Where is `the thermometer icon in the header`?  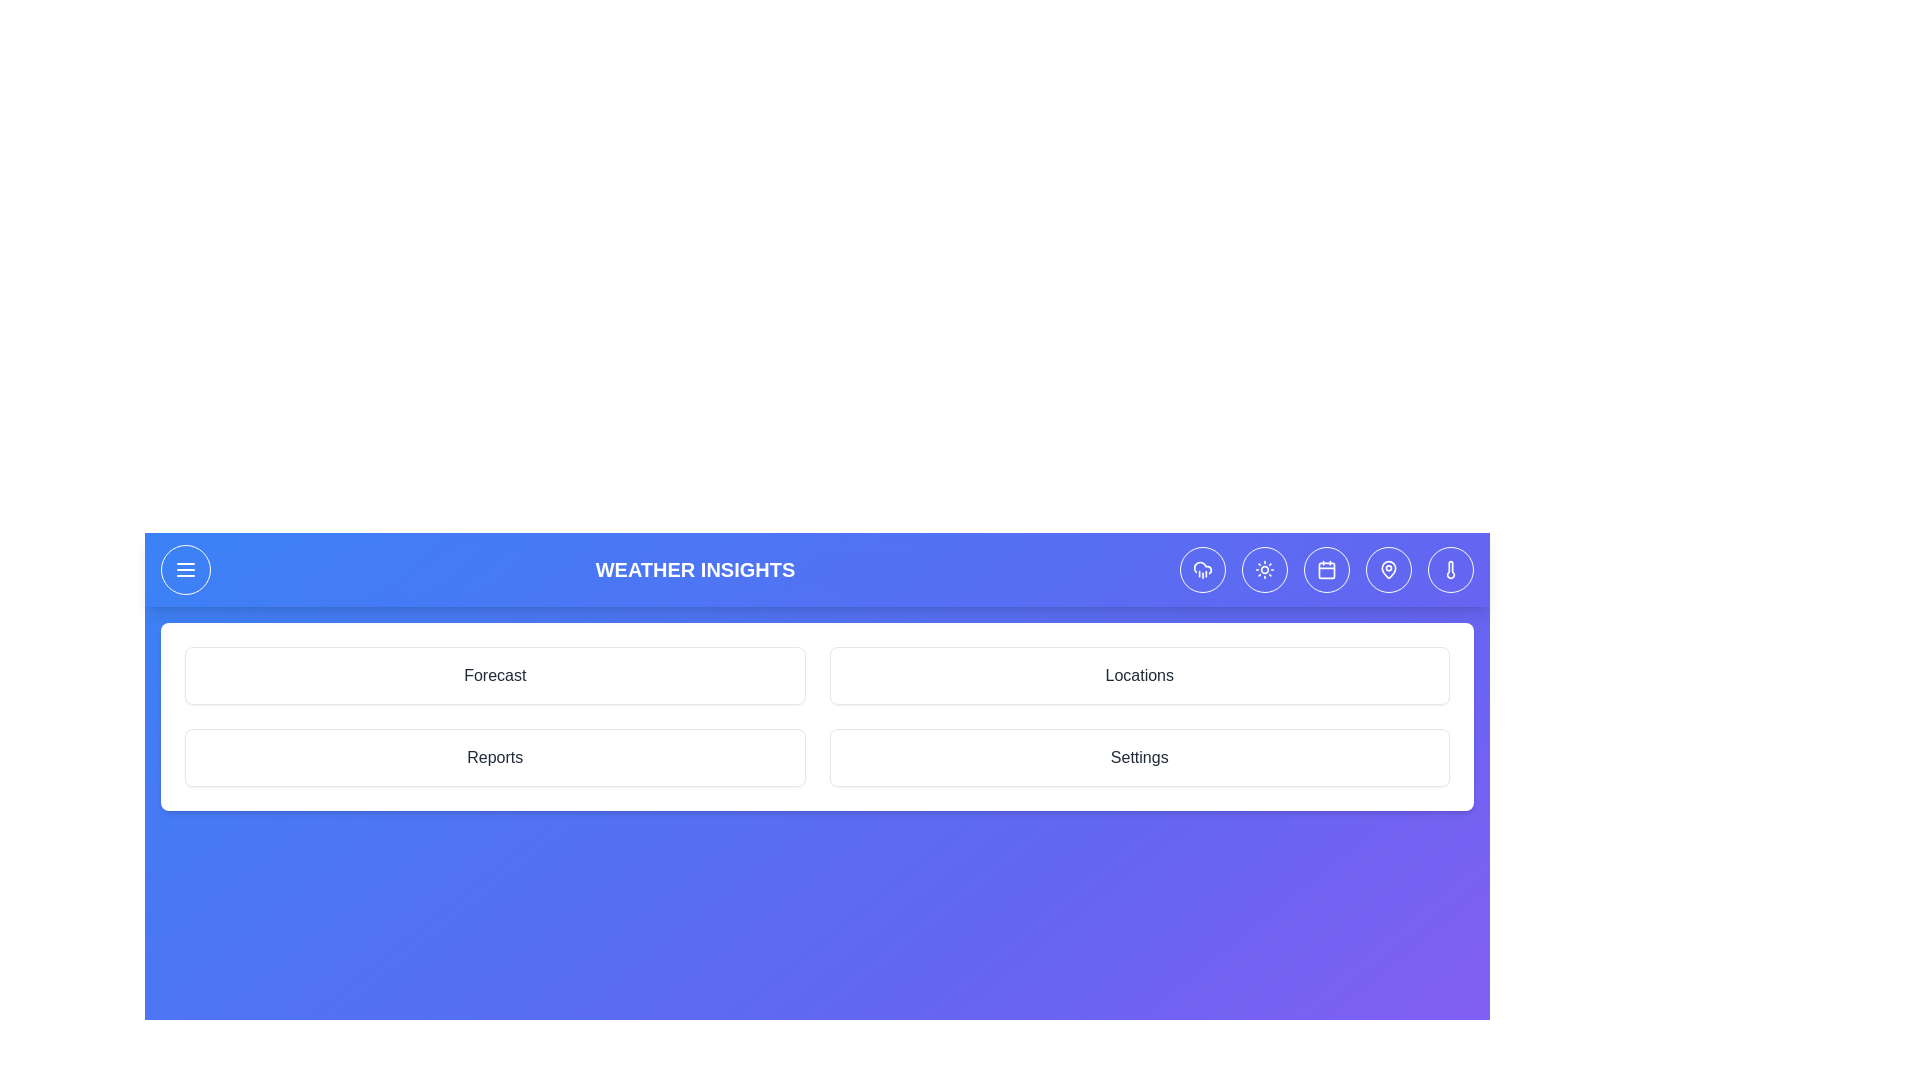 the thermometer icon in the header is located at coordinates (1450, 570).